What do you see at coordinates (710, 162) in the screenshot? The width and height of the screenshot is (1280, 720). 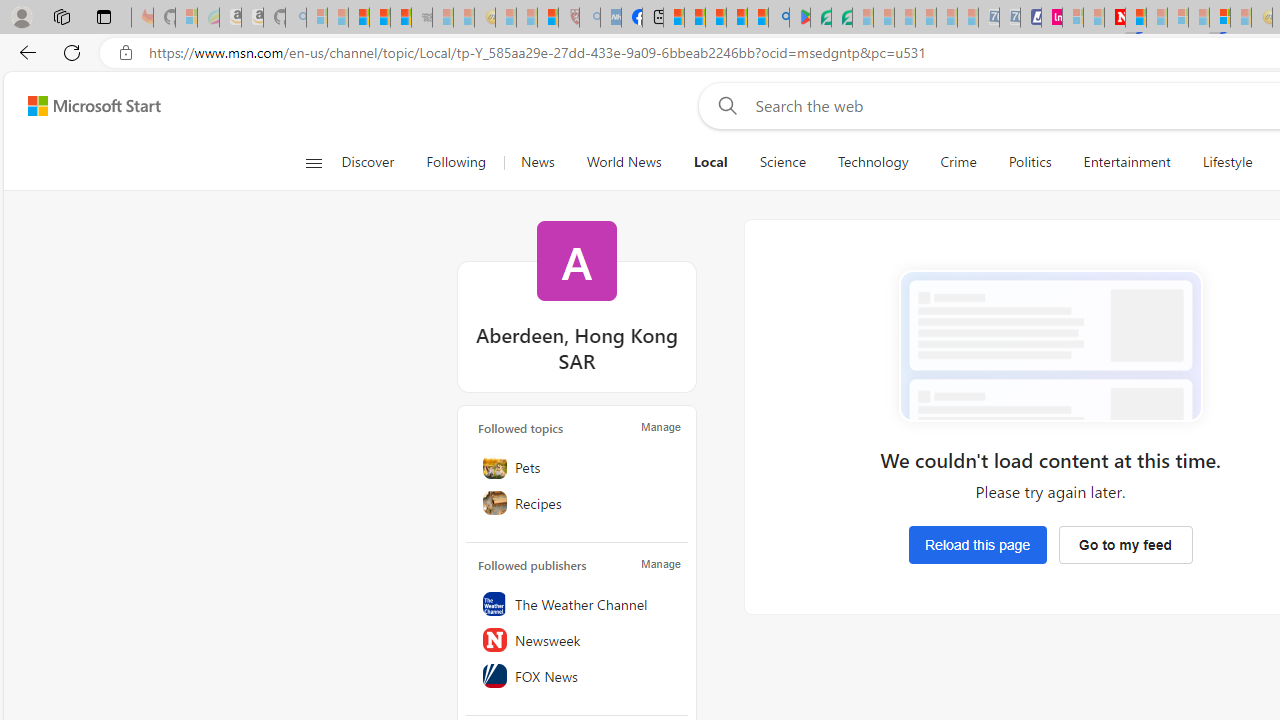 I see `'Local'` at bounding box center [710, 162].